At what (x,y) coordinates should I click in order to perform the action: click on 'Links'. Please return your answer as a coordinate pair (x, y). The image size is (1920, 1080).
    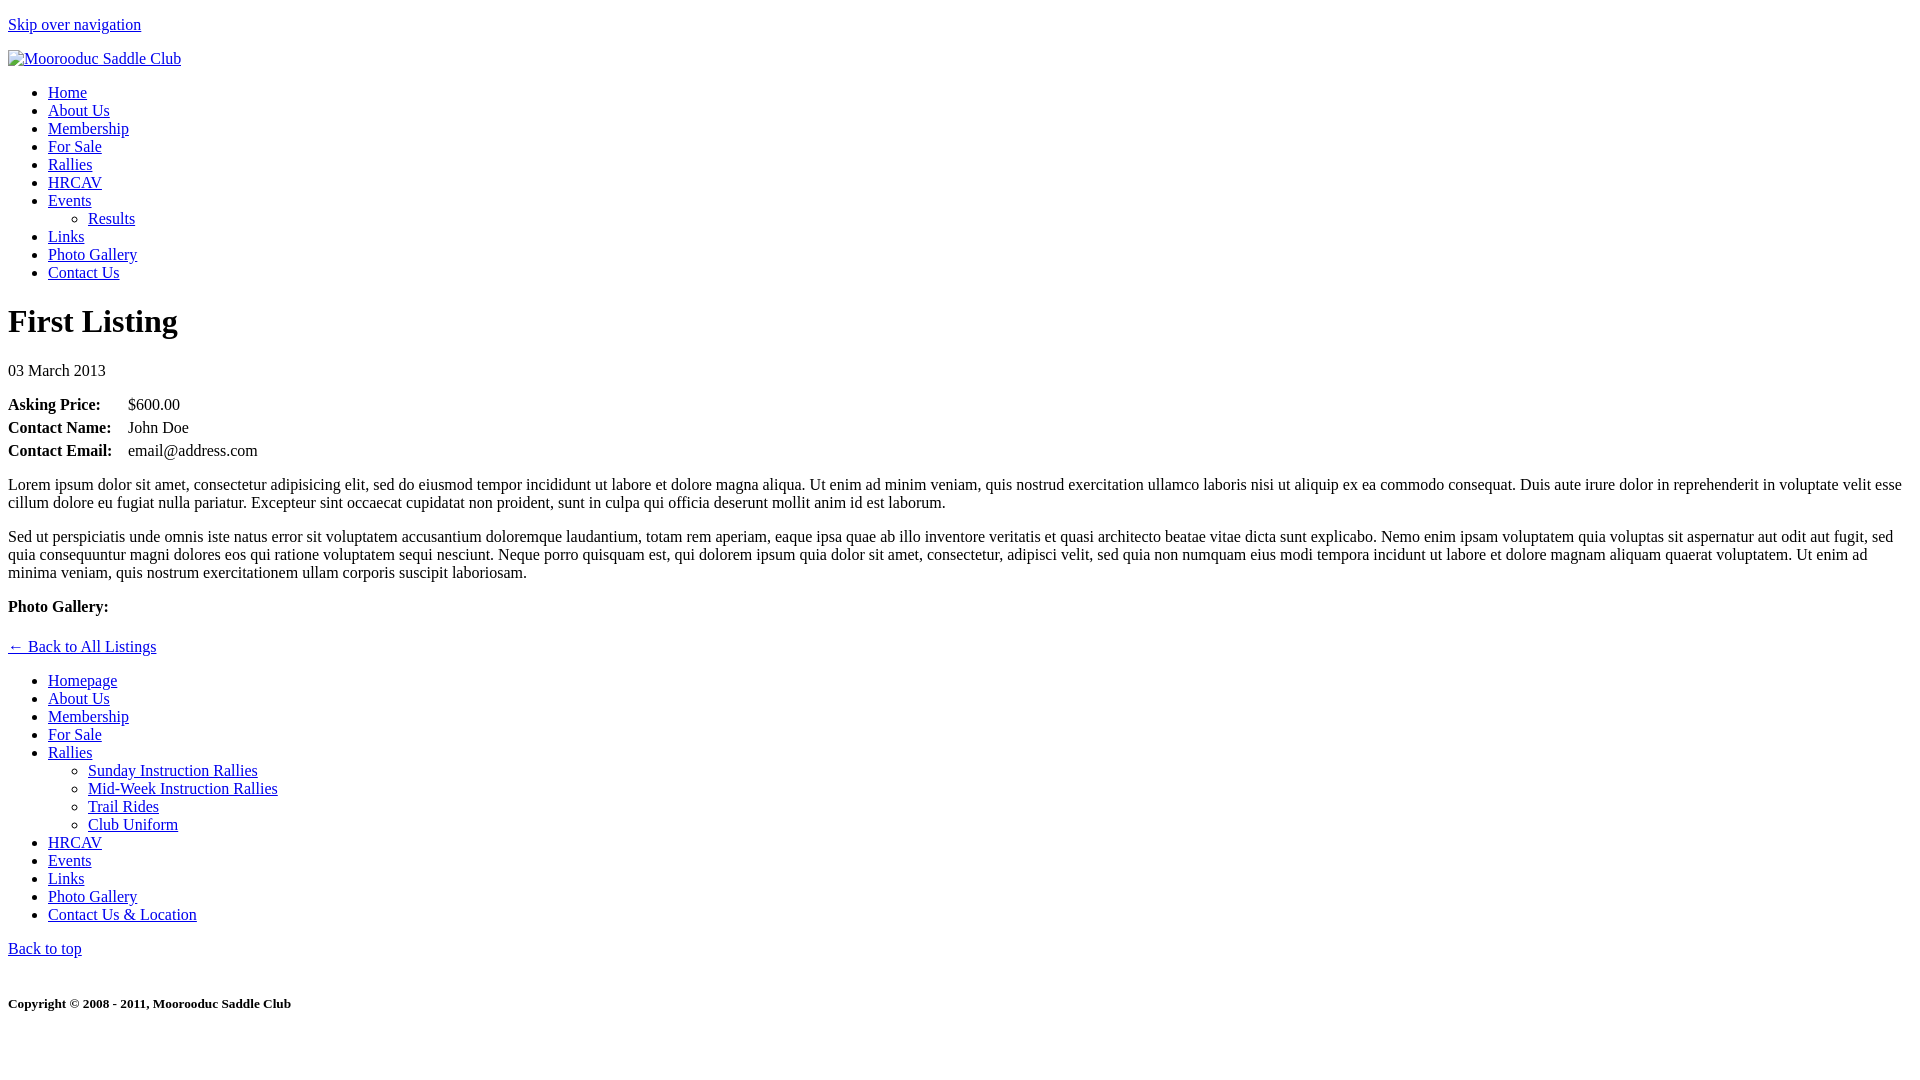
    Looking at the image, I should click on (66, 235).